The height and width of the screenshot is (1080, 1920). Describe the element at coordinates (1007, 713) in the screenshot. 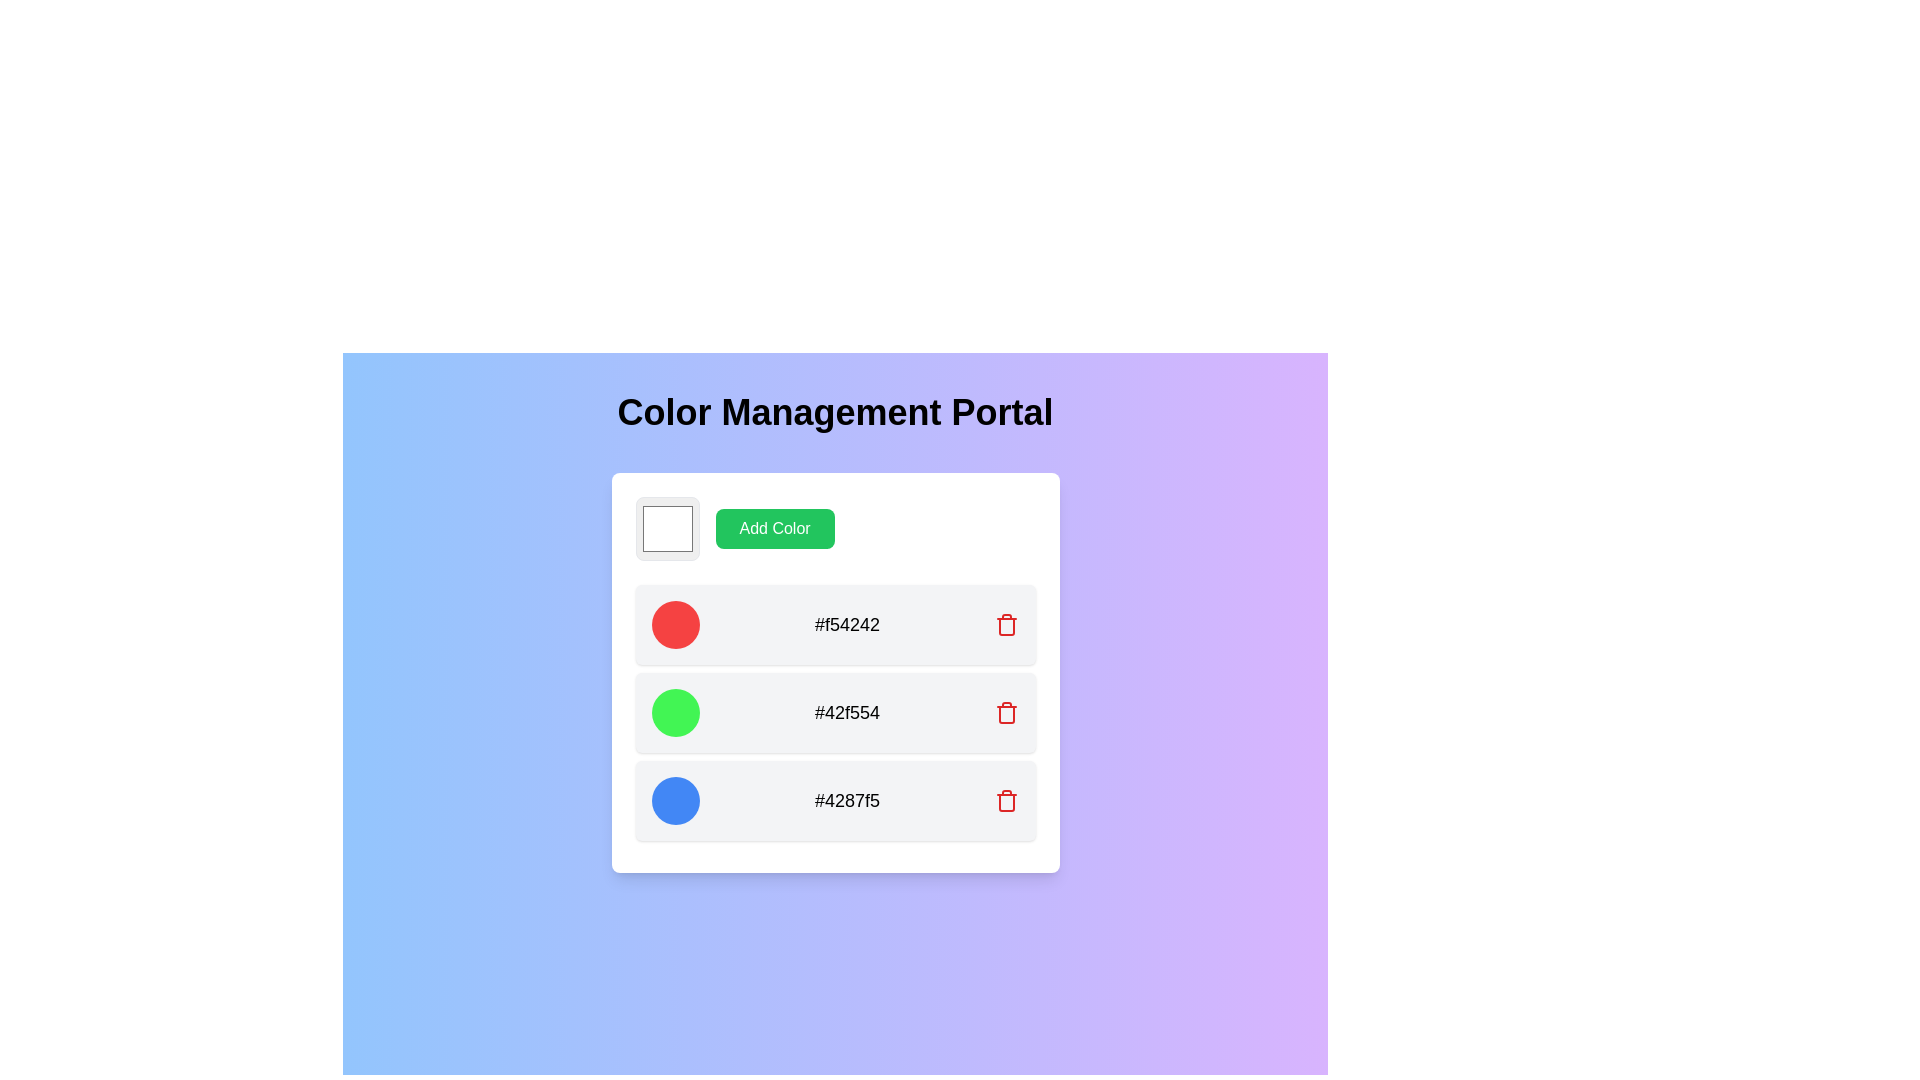

I see `the delete button located at the far right of the third row in the color item list` at that location.